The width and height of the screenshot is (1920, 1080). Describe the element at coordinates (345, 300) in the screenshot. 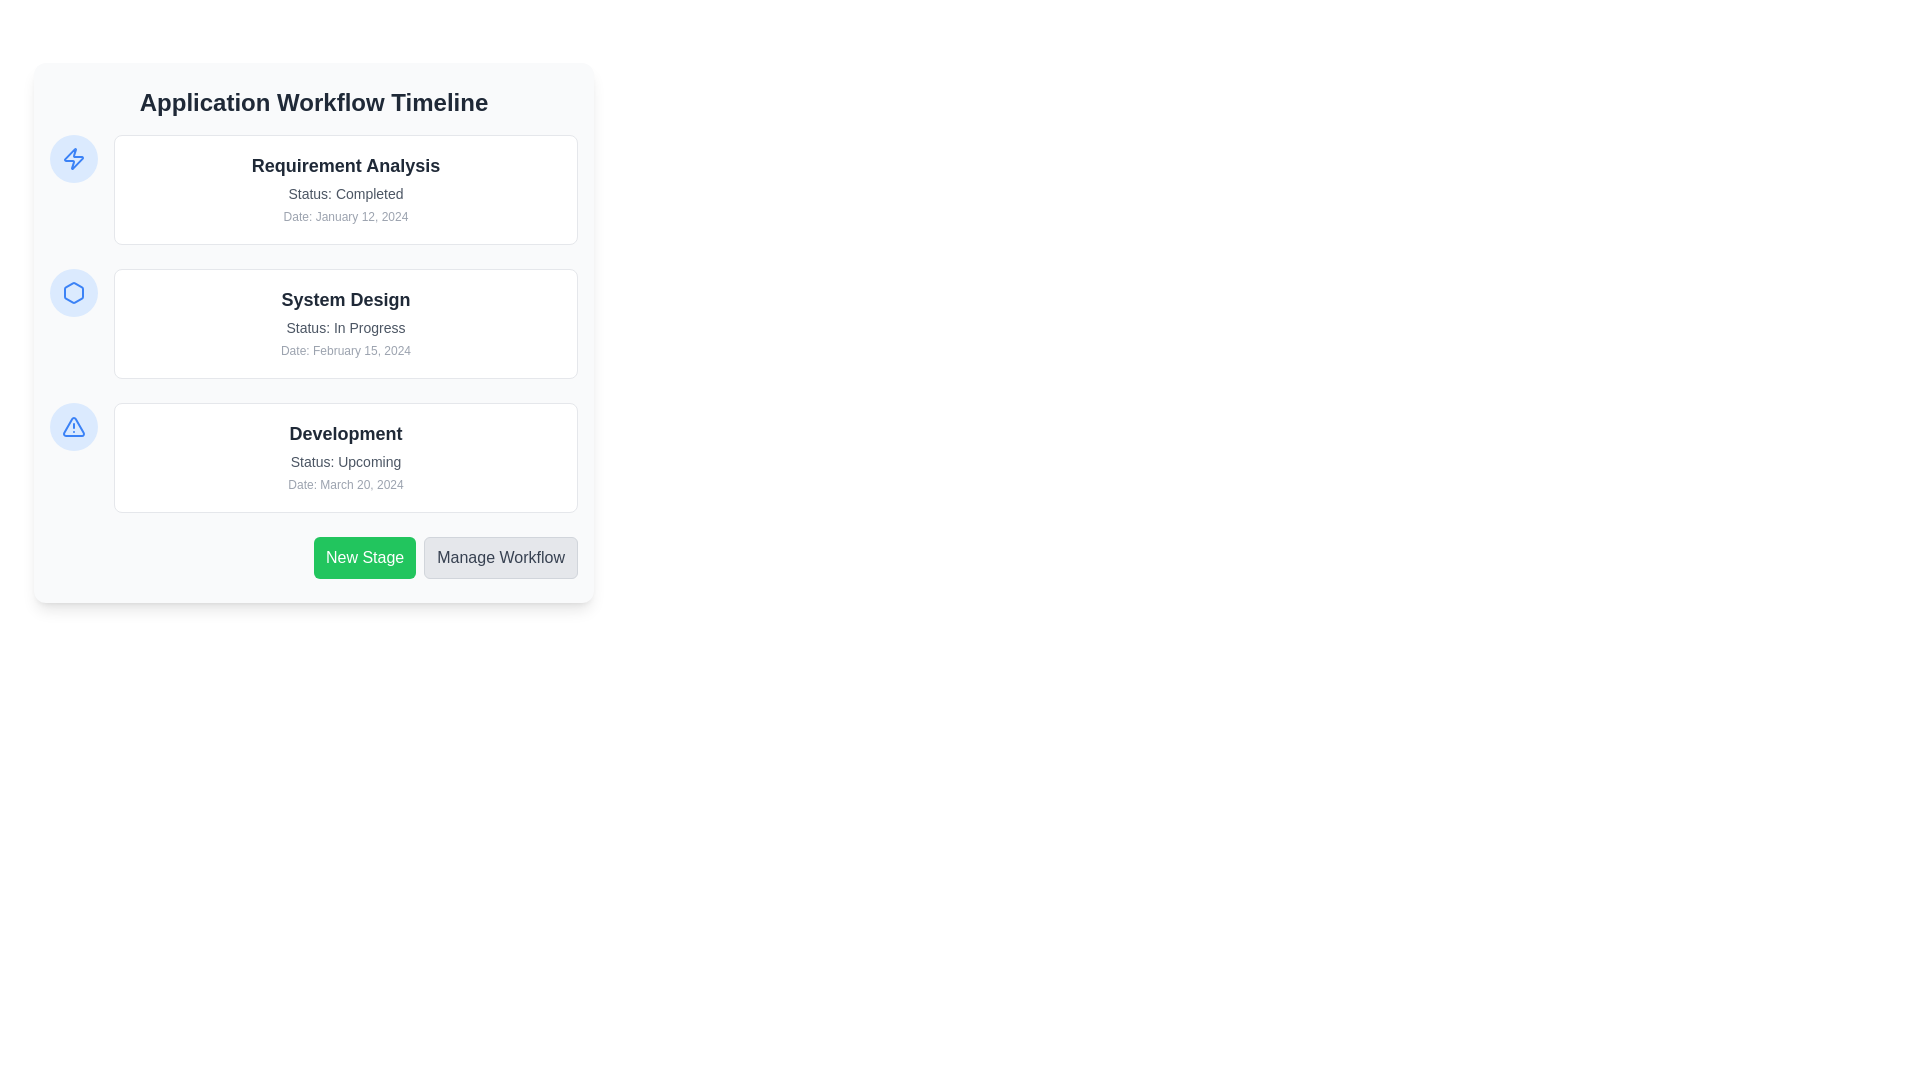

I see `the text element displaying 'System Design', which is styled in bold and larger font, located at the top-middle of its card` at that location.